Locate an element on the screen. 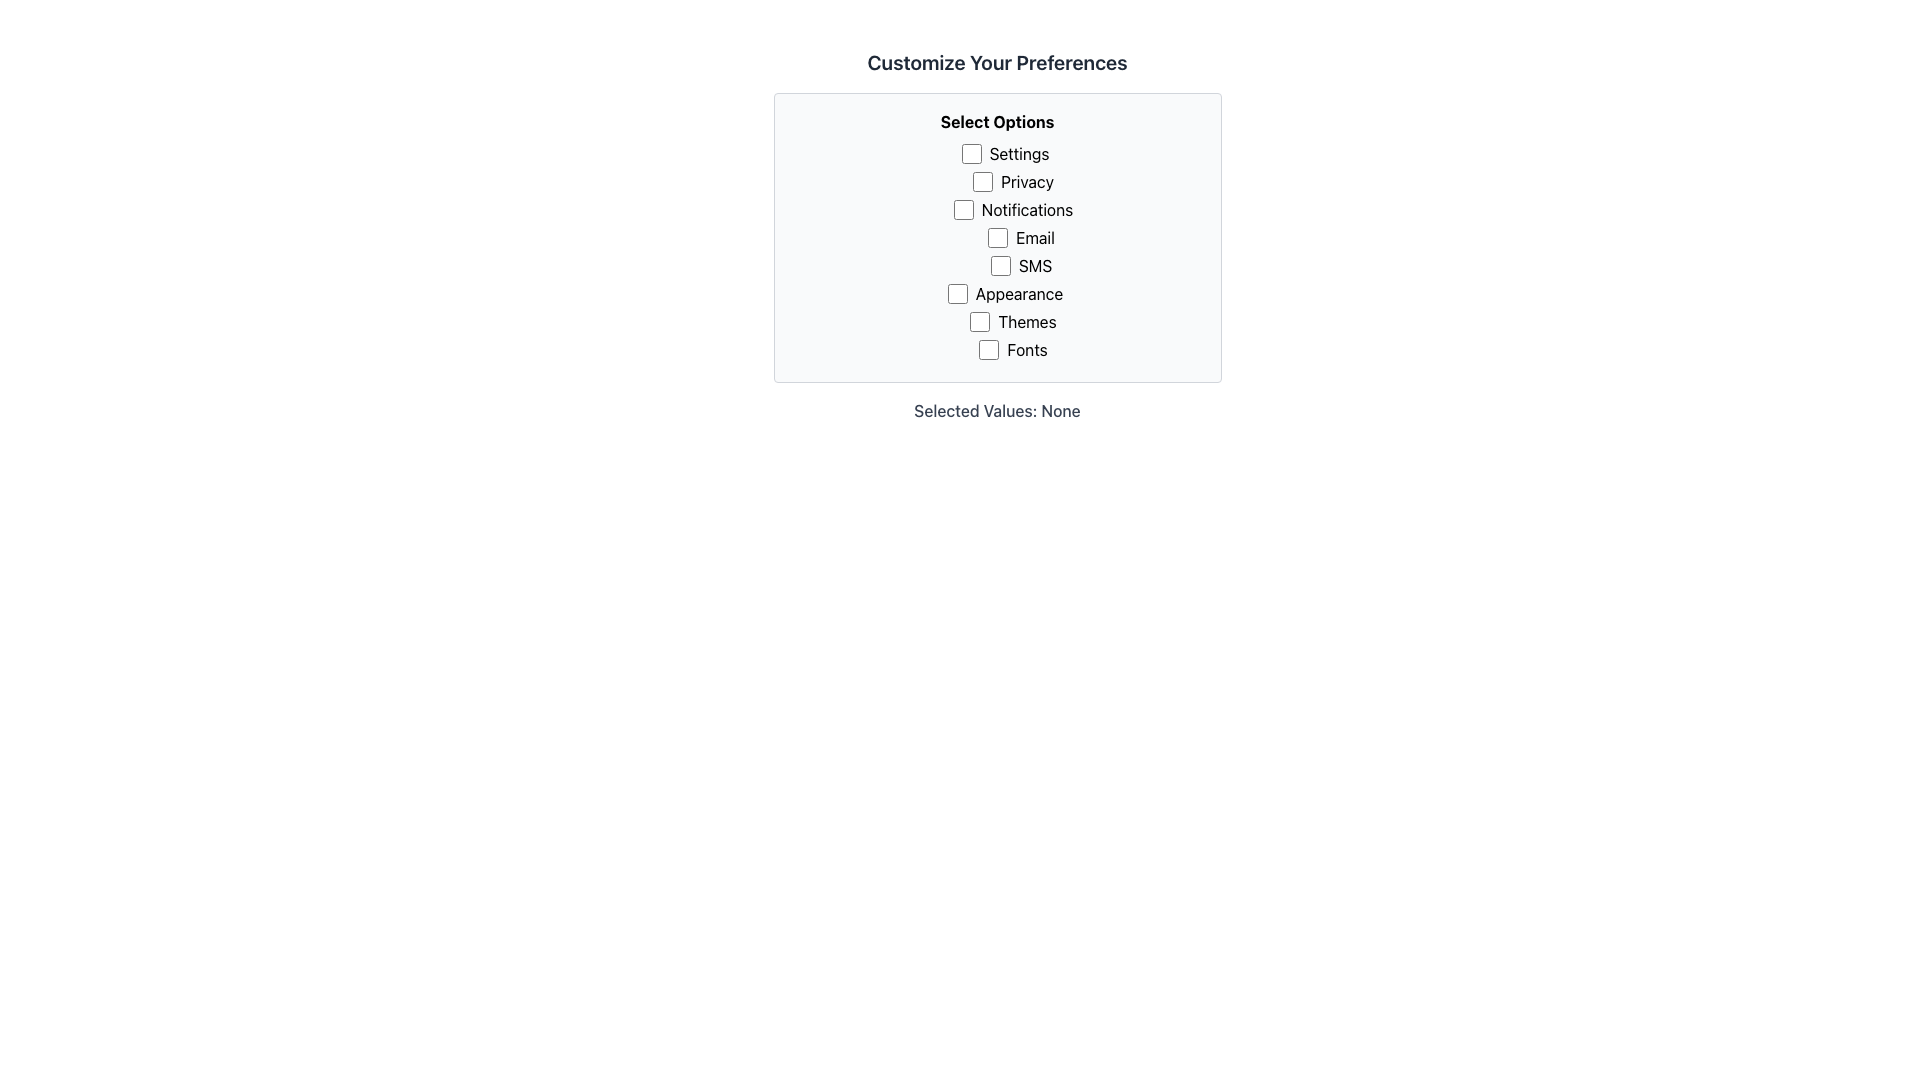 This screenshot has width=1920, height=1080. the label that serves as a description for the checkbox in the 'Select Options' section, located beneath the 'Notifications' header is located at coordinates (1021, 237).